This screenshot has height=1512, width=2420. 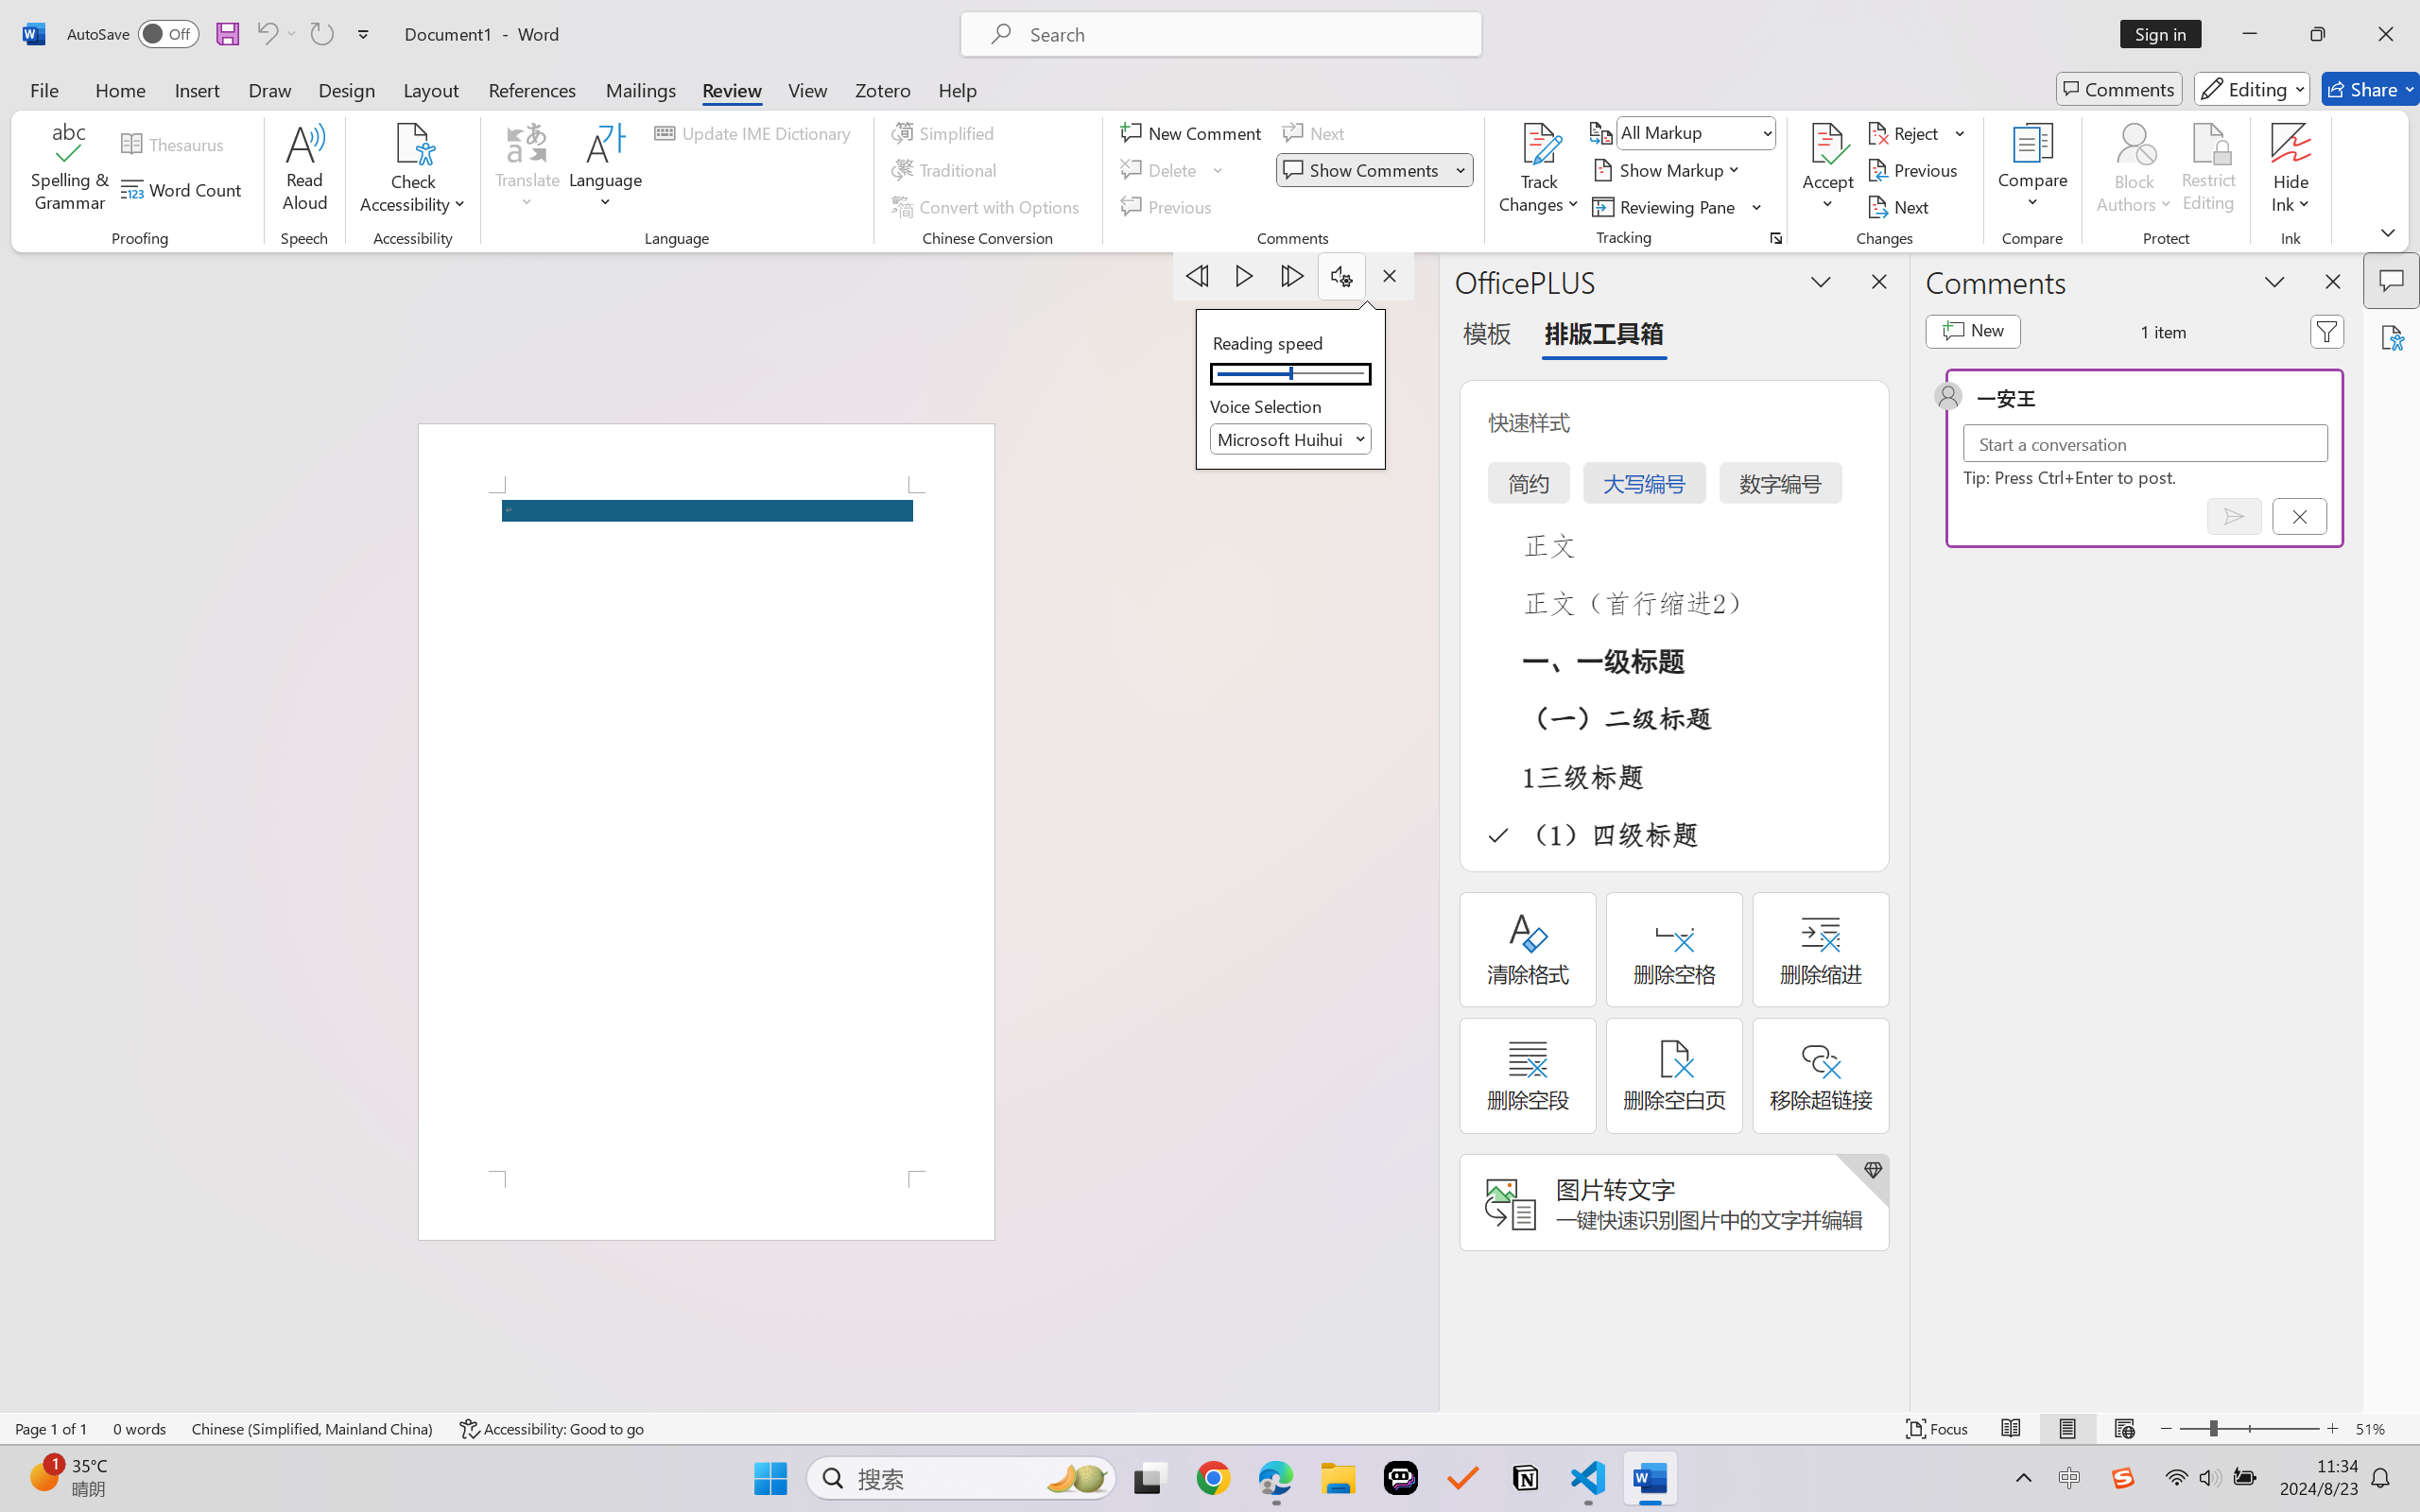 What do you see at coordinates (2033, 170) in the screenshot?
I see `'Compare'` at bounding box center [2033, 170].